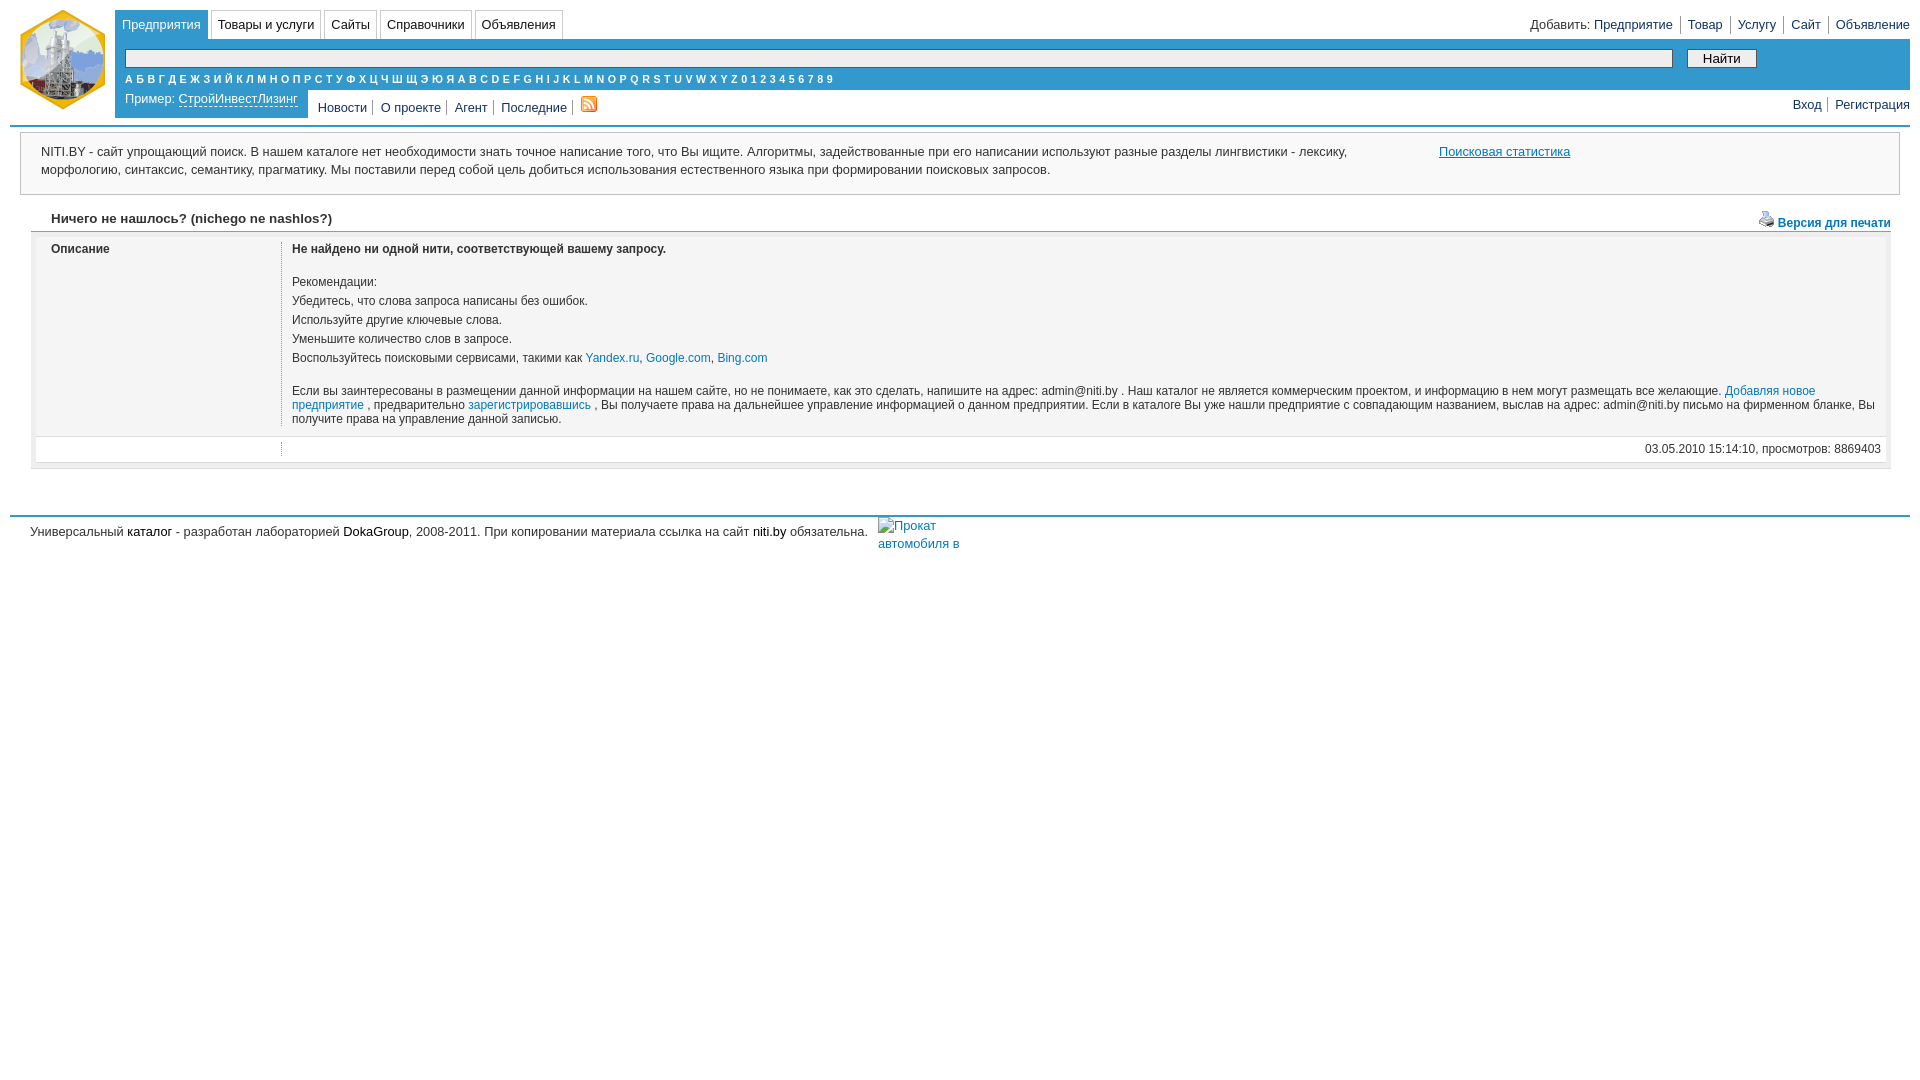 The width and height of the screenshot is (1920, 1080). What do you see at coordinates (472, 77) in the screenshot?
I see `'B'` at bounding box center [472, 77].